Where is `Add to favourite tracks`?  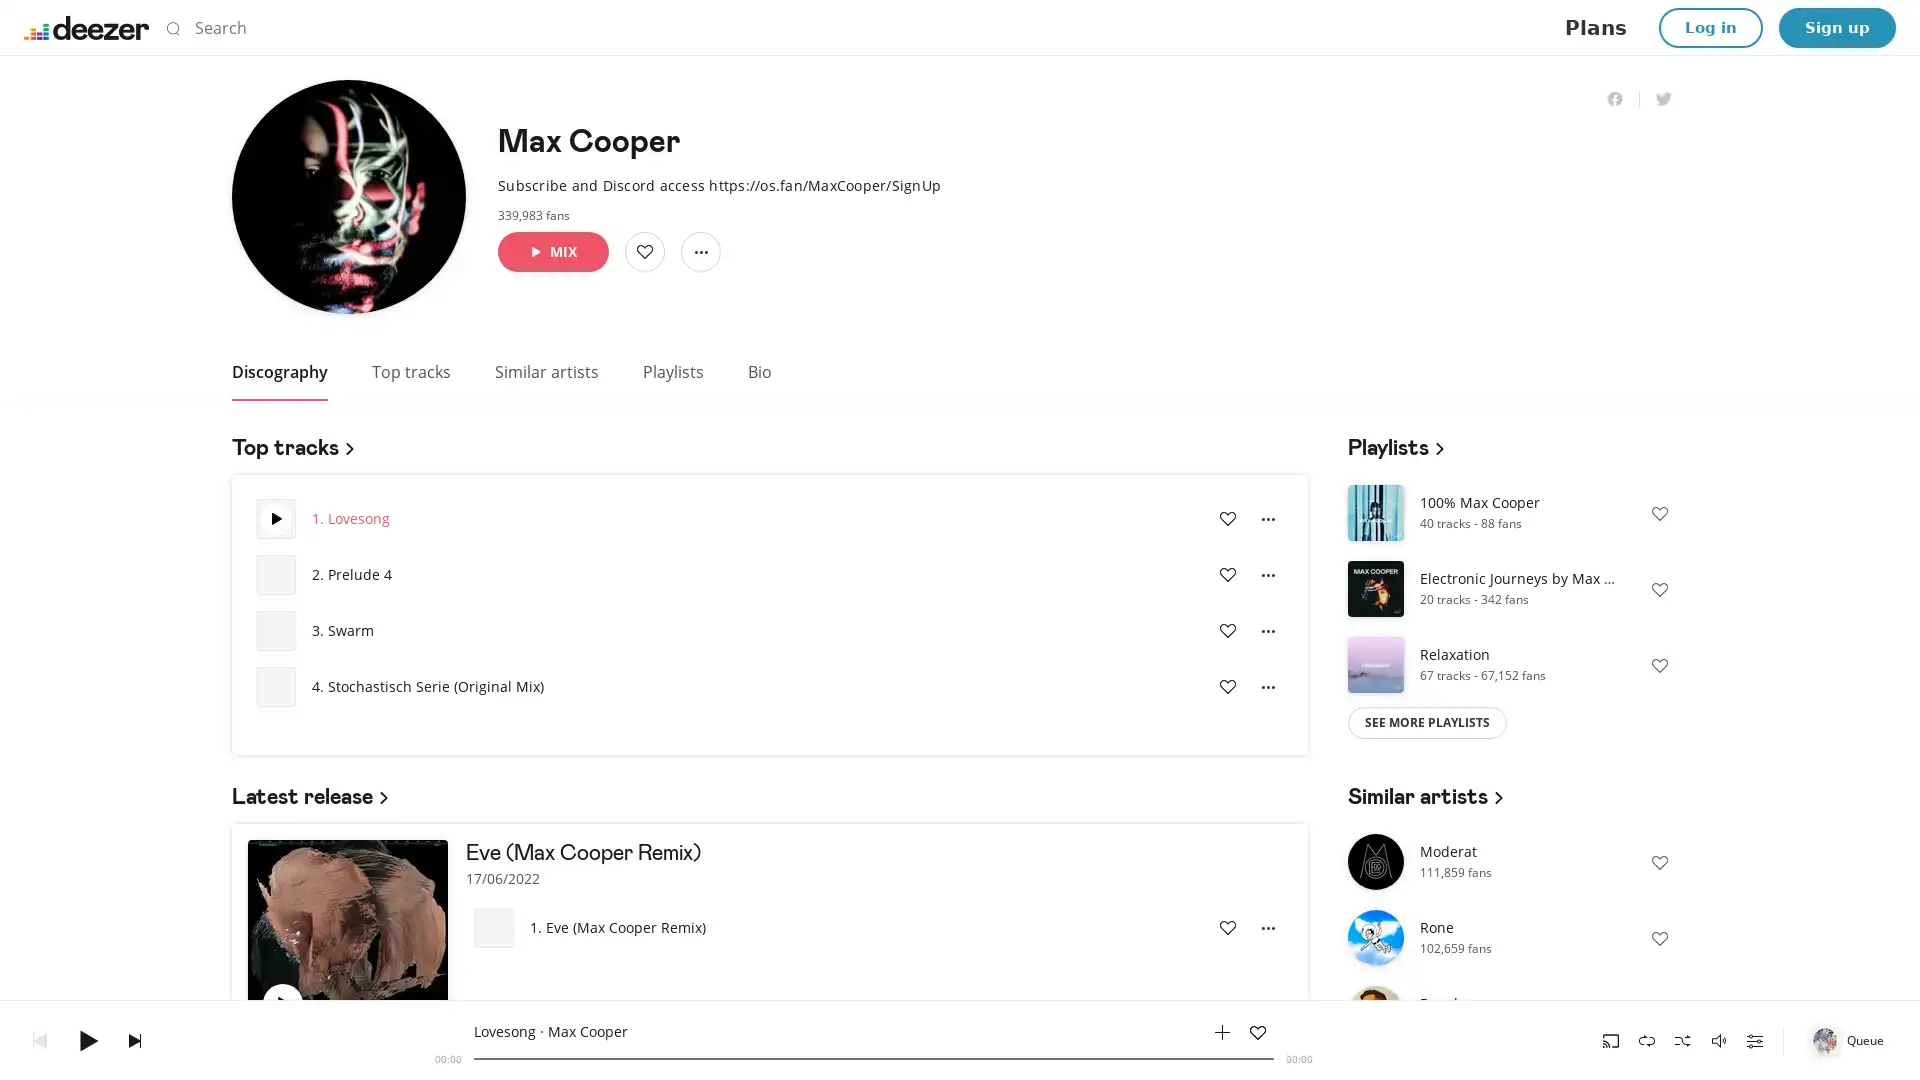 Add to favourite tracks is located at coordinates (1227, 685).